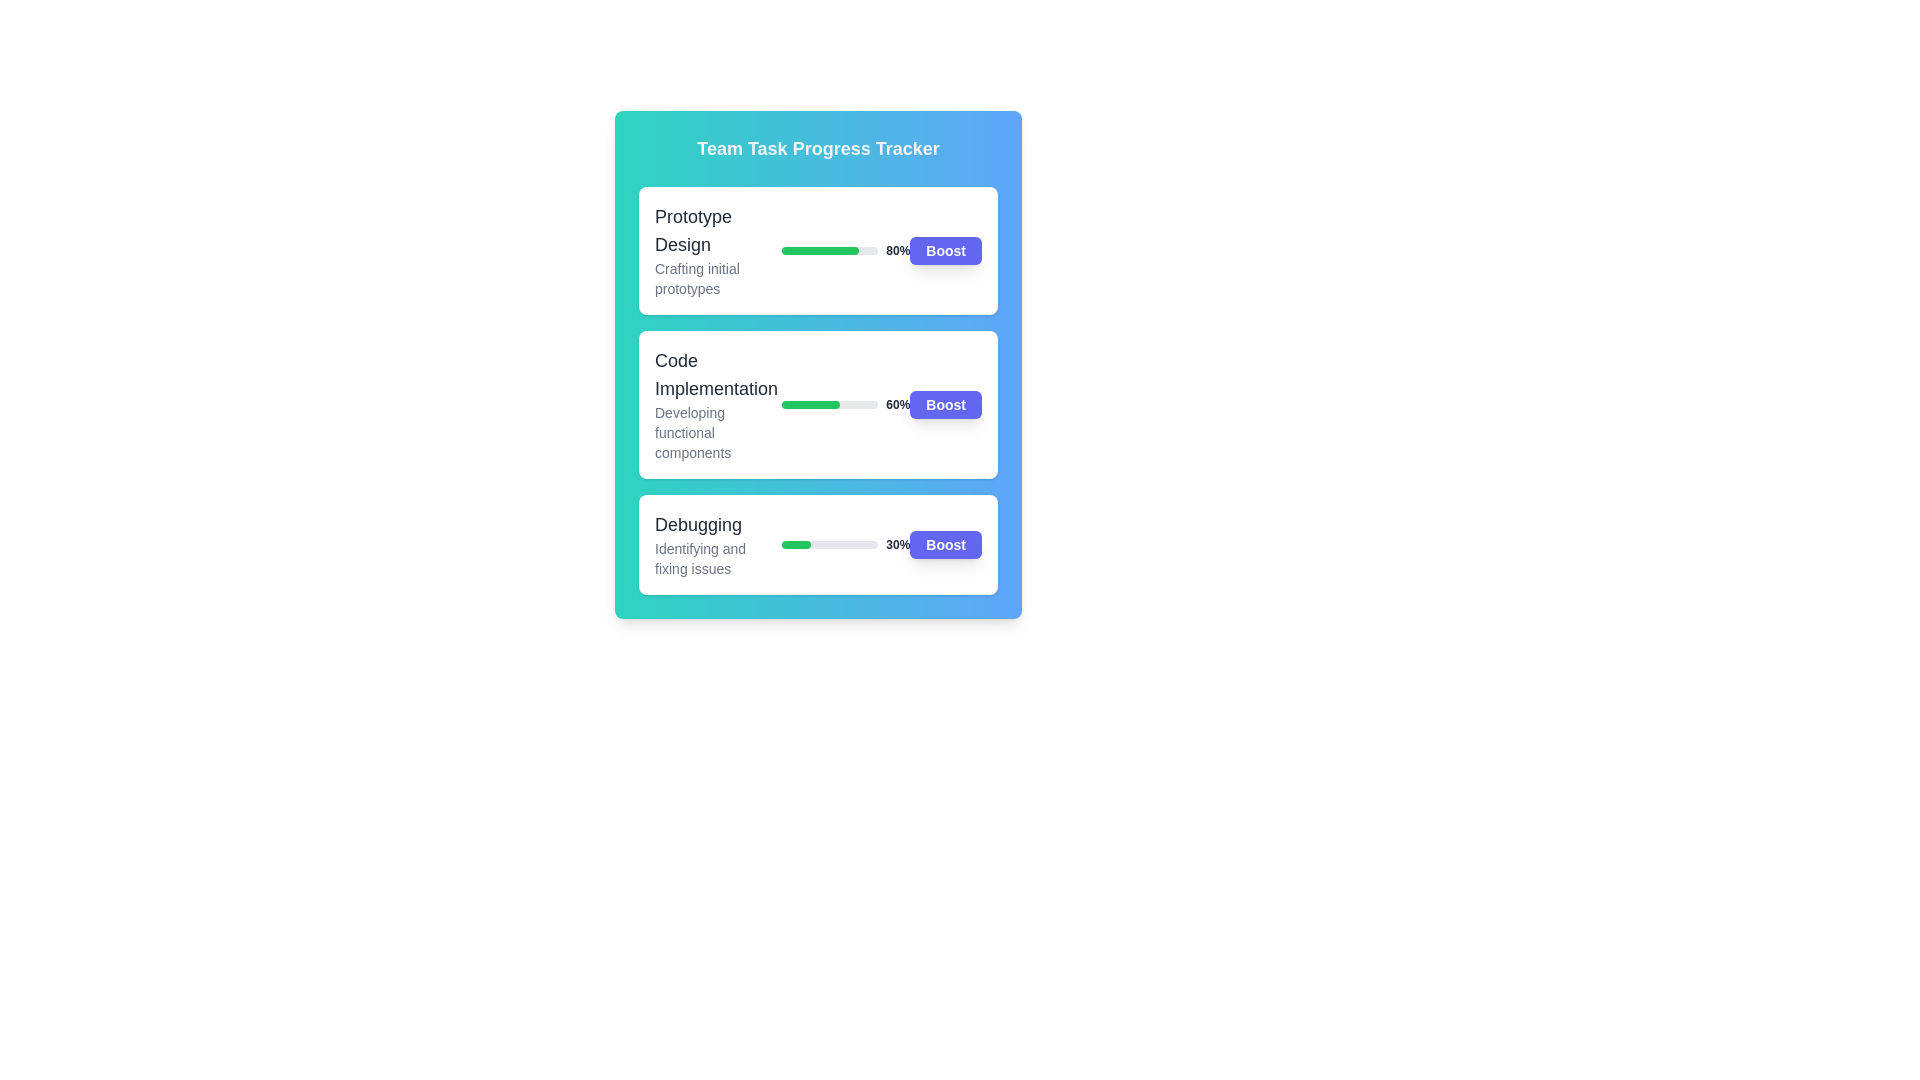 The image size is (1920, 1080). I want to click on the percentage text '30%' displayed next to the progress bar, which indicates the current progress in the bottom-most card of the interface, so click(846, 544).